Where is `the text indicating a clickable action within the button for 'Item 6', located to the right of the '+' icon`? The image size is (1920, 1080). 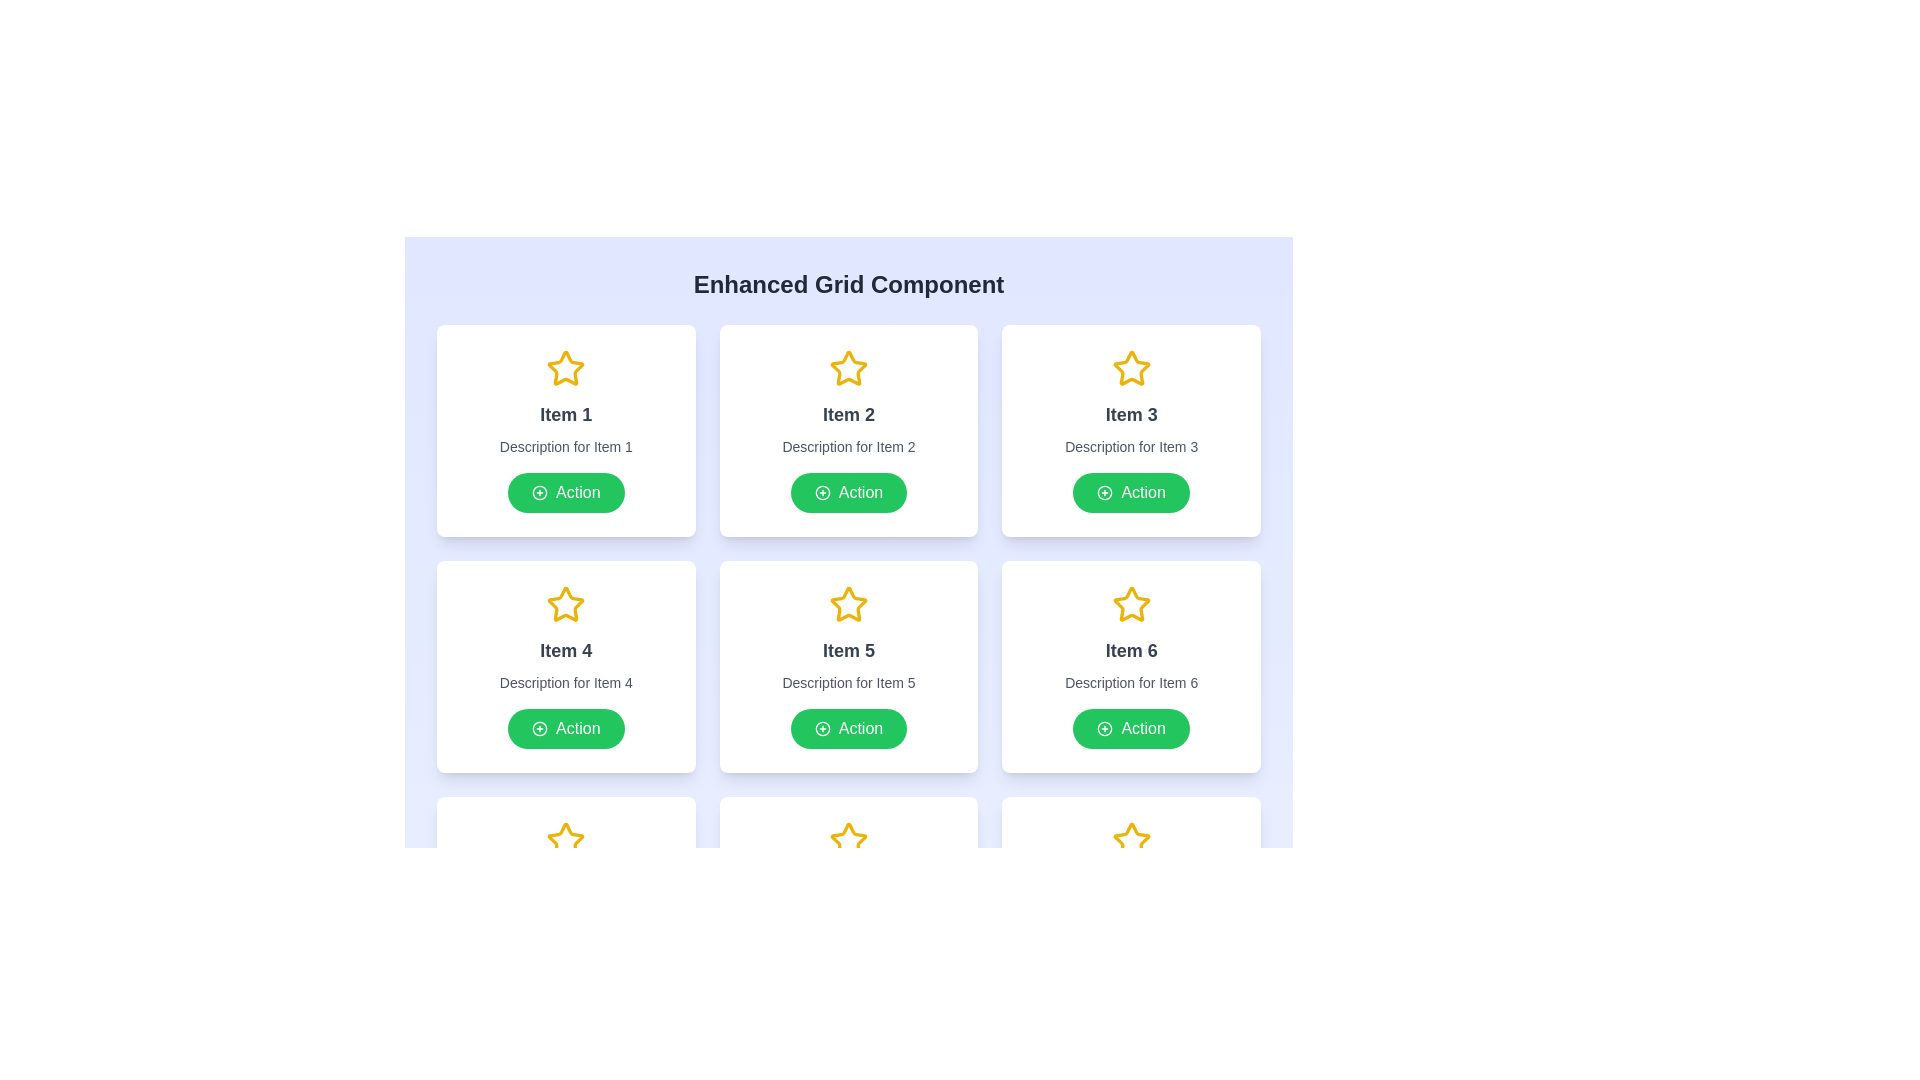 the text indicating a clickable action within the button for 'Item 6', located to the right of the '+' icon is located at coordinates (1143, 729).